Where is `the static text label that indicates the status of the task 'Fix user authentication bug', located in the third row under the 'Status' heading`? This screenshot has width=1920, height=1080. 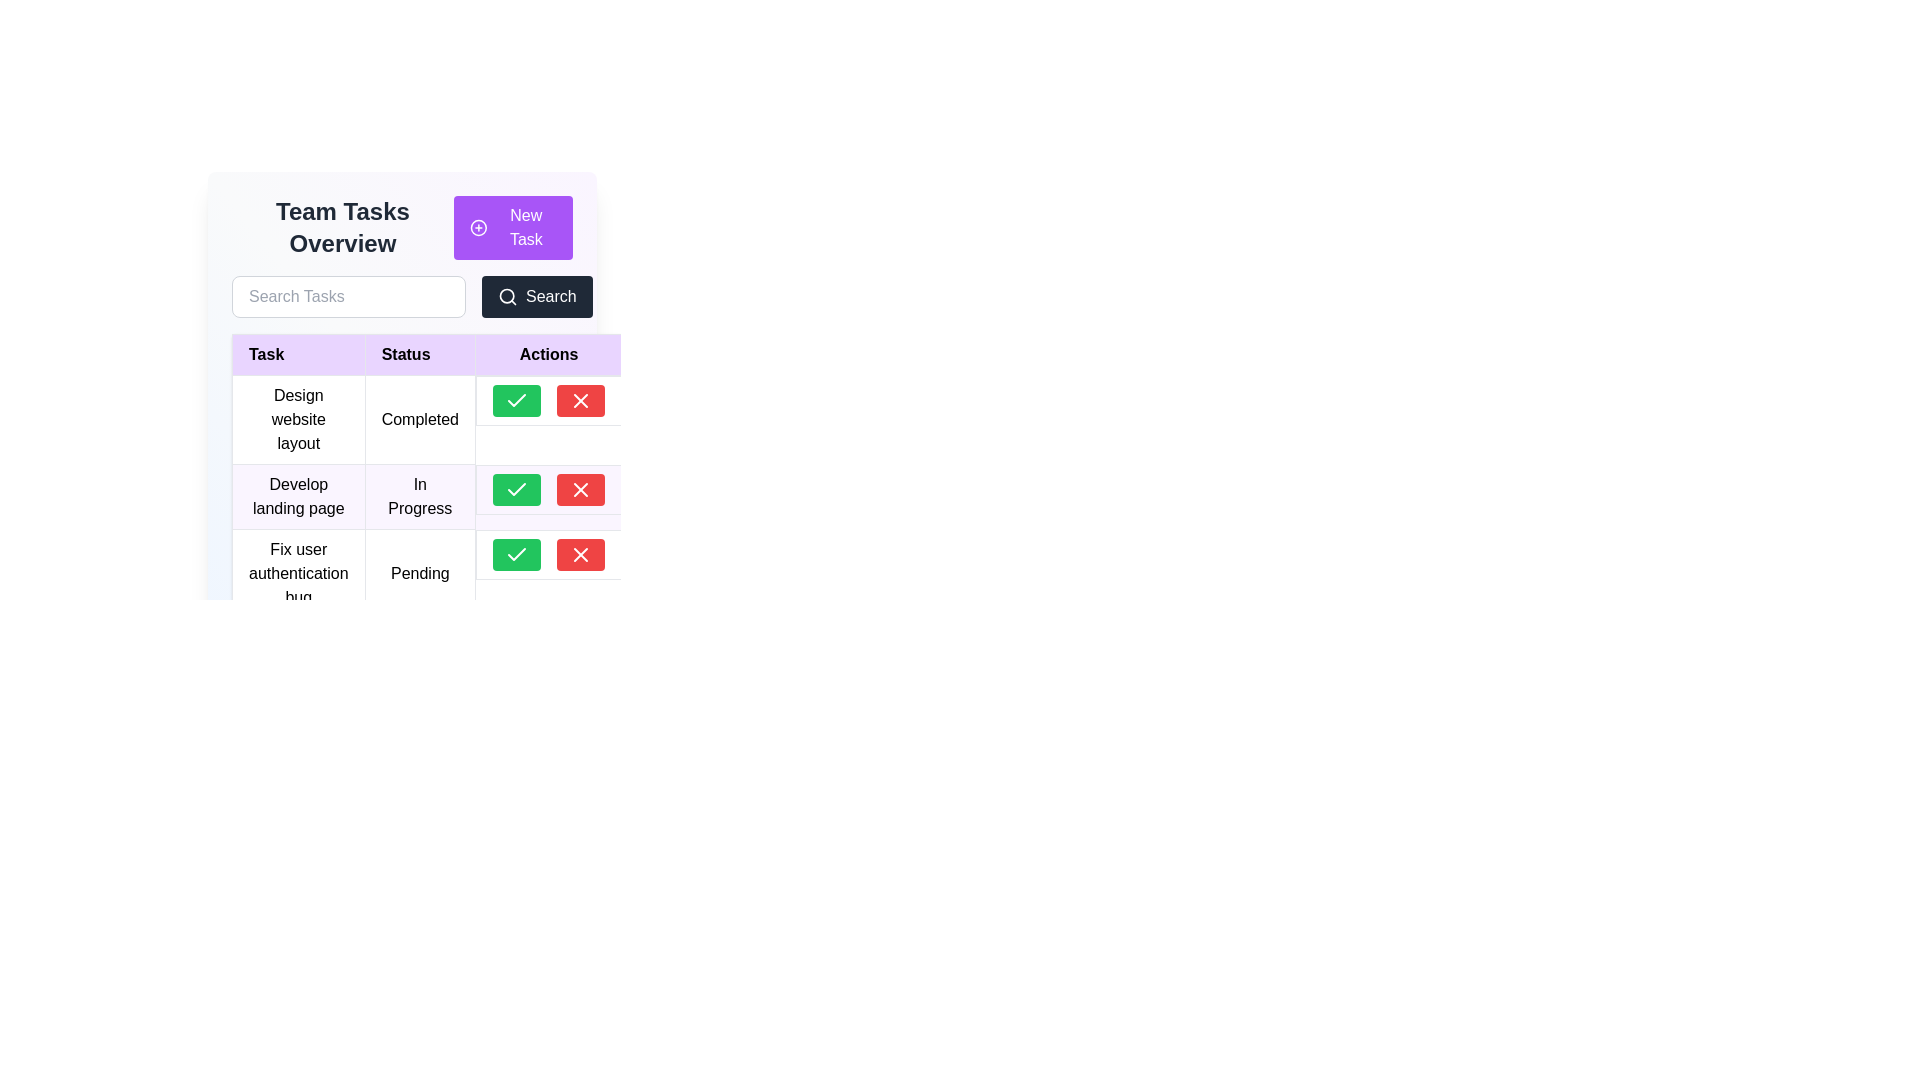
the static text label that indicates the status of the task 'Fix user authentication bug', located in the third row under the 'Status' heading is located at coordinates (419, 574).